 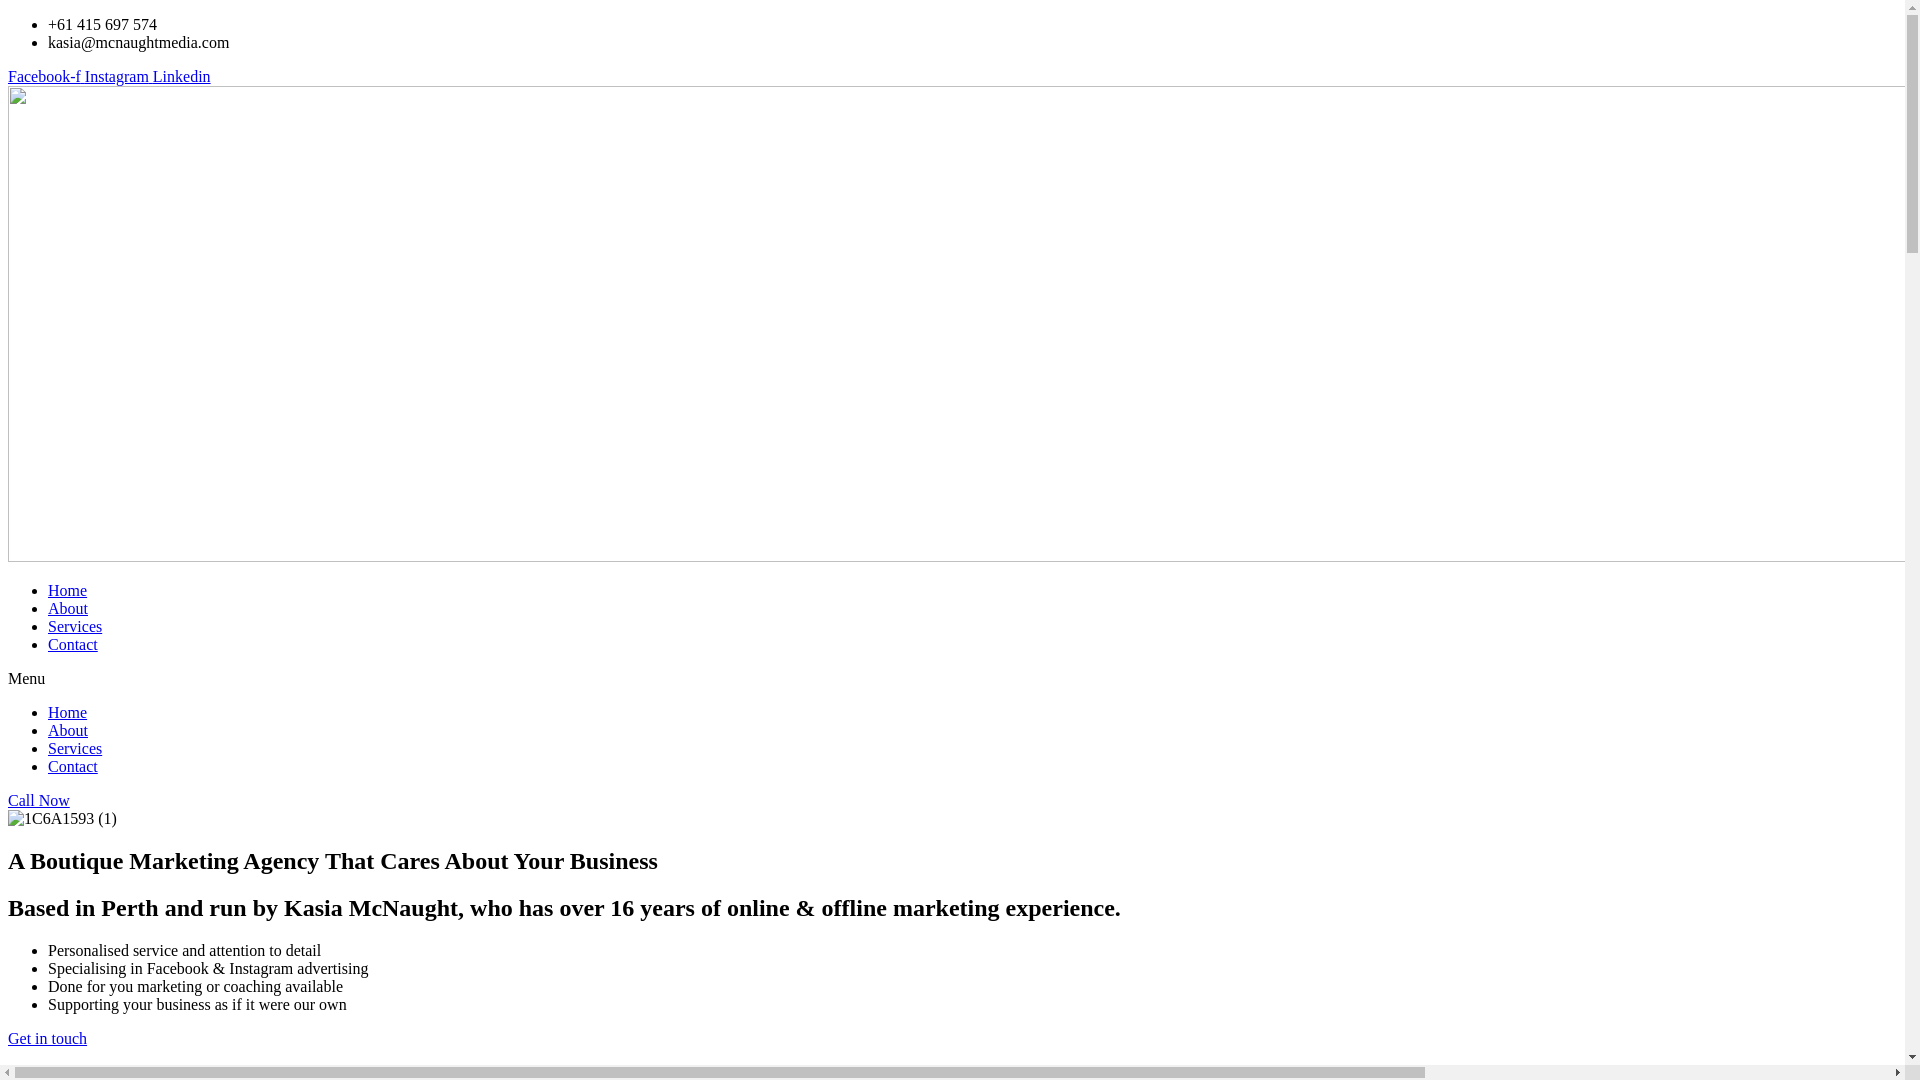 What do you see at coordinates (67, 607) in the screenshot?
I see `'About'` at bounding box center [67, 607].